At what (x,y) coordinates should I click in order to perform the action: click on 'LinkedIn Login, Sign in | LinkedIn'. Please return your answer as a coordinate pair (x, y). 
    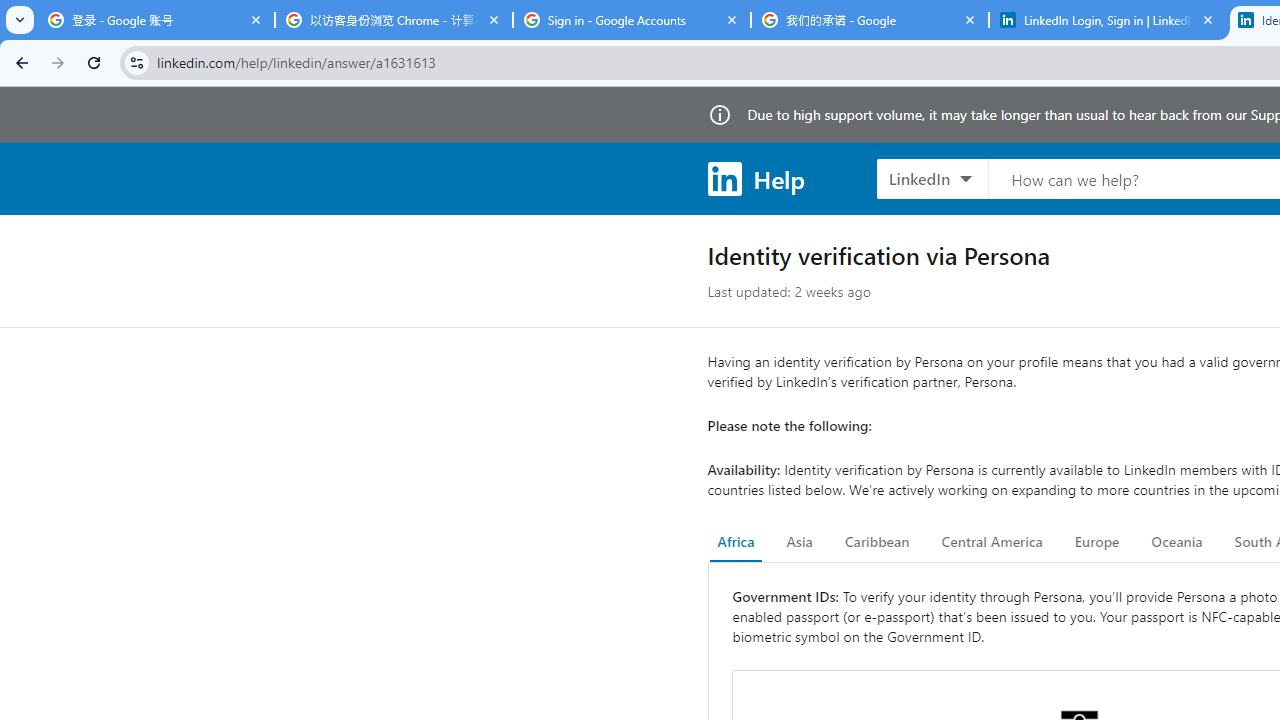
    Looking at the image, I should click on (1107, 20).